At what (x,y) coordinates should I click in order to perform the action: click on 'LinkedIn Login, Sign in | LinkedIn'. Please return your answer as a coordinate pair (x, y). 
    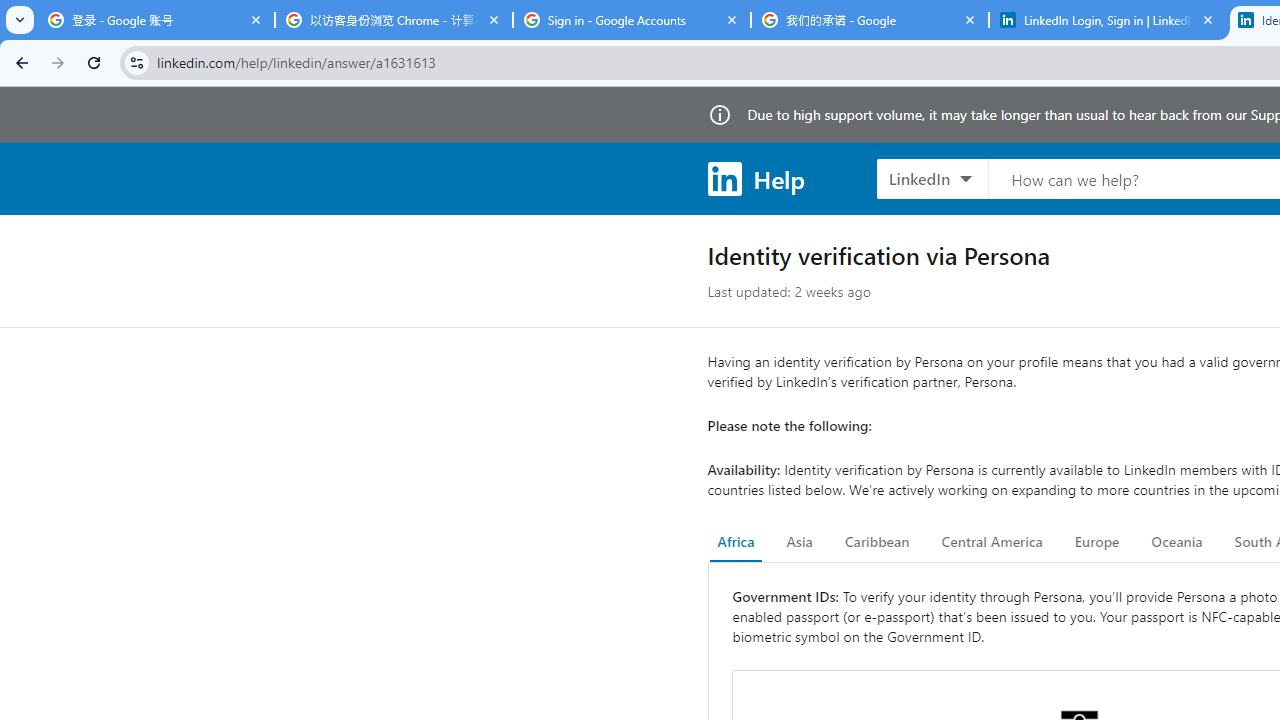
    Looking at the image, I should click on (1107, 20).